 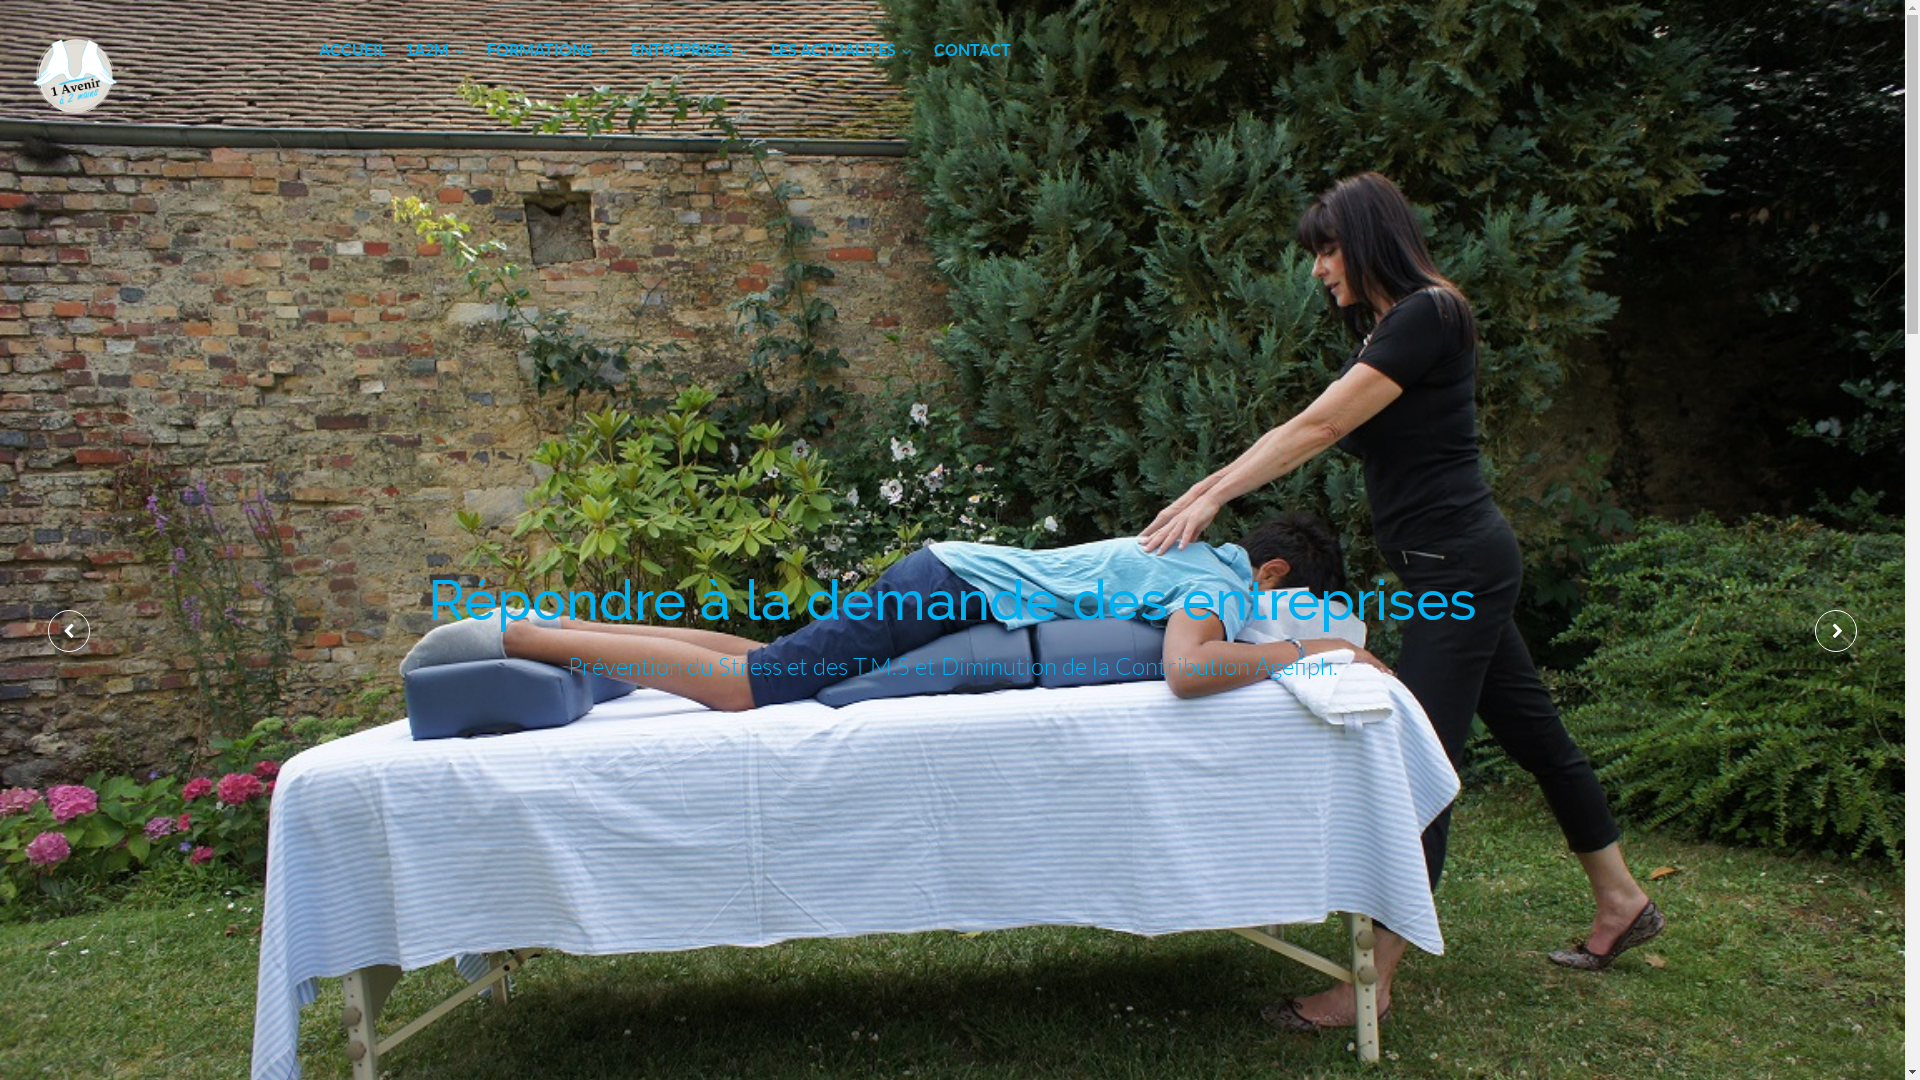 What do you see at coordinates (972, 50) in the screenshot?
I see `'CONTACT'` at bounding box center [972, 50].